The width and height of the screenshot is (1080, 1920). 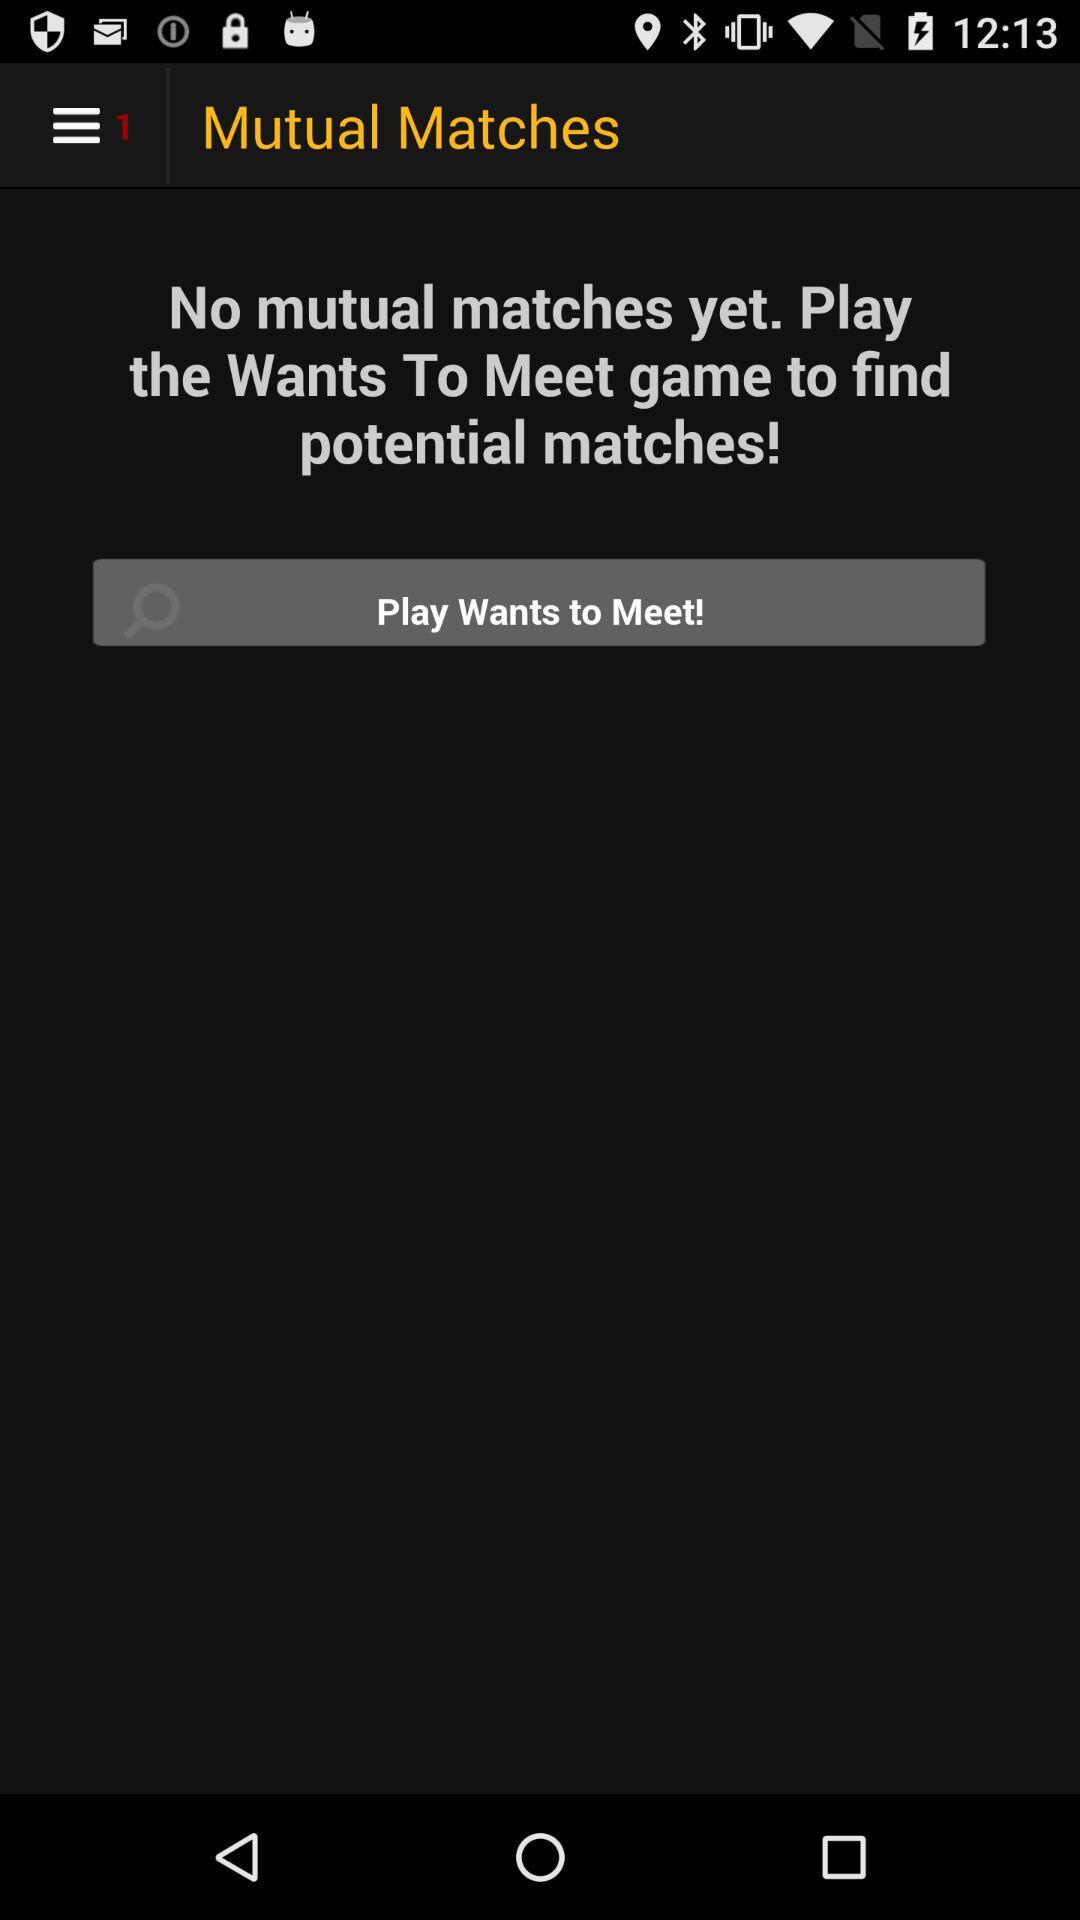 I want to click on the item below the no mutual matches, so click(x=540, y=609).